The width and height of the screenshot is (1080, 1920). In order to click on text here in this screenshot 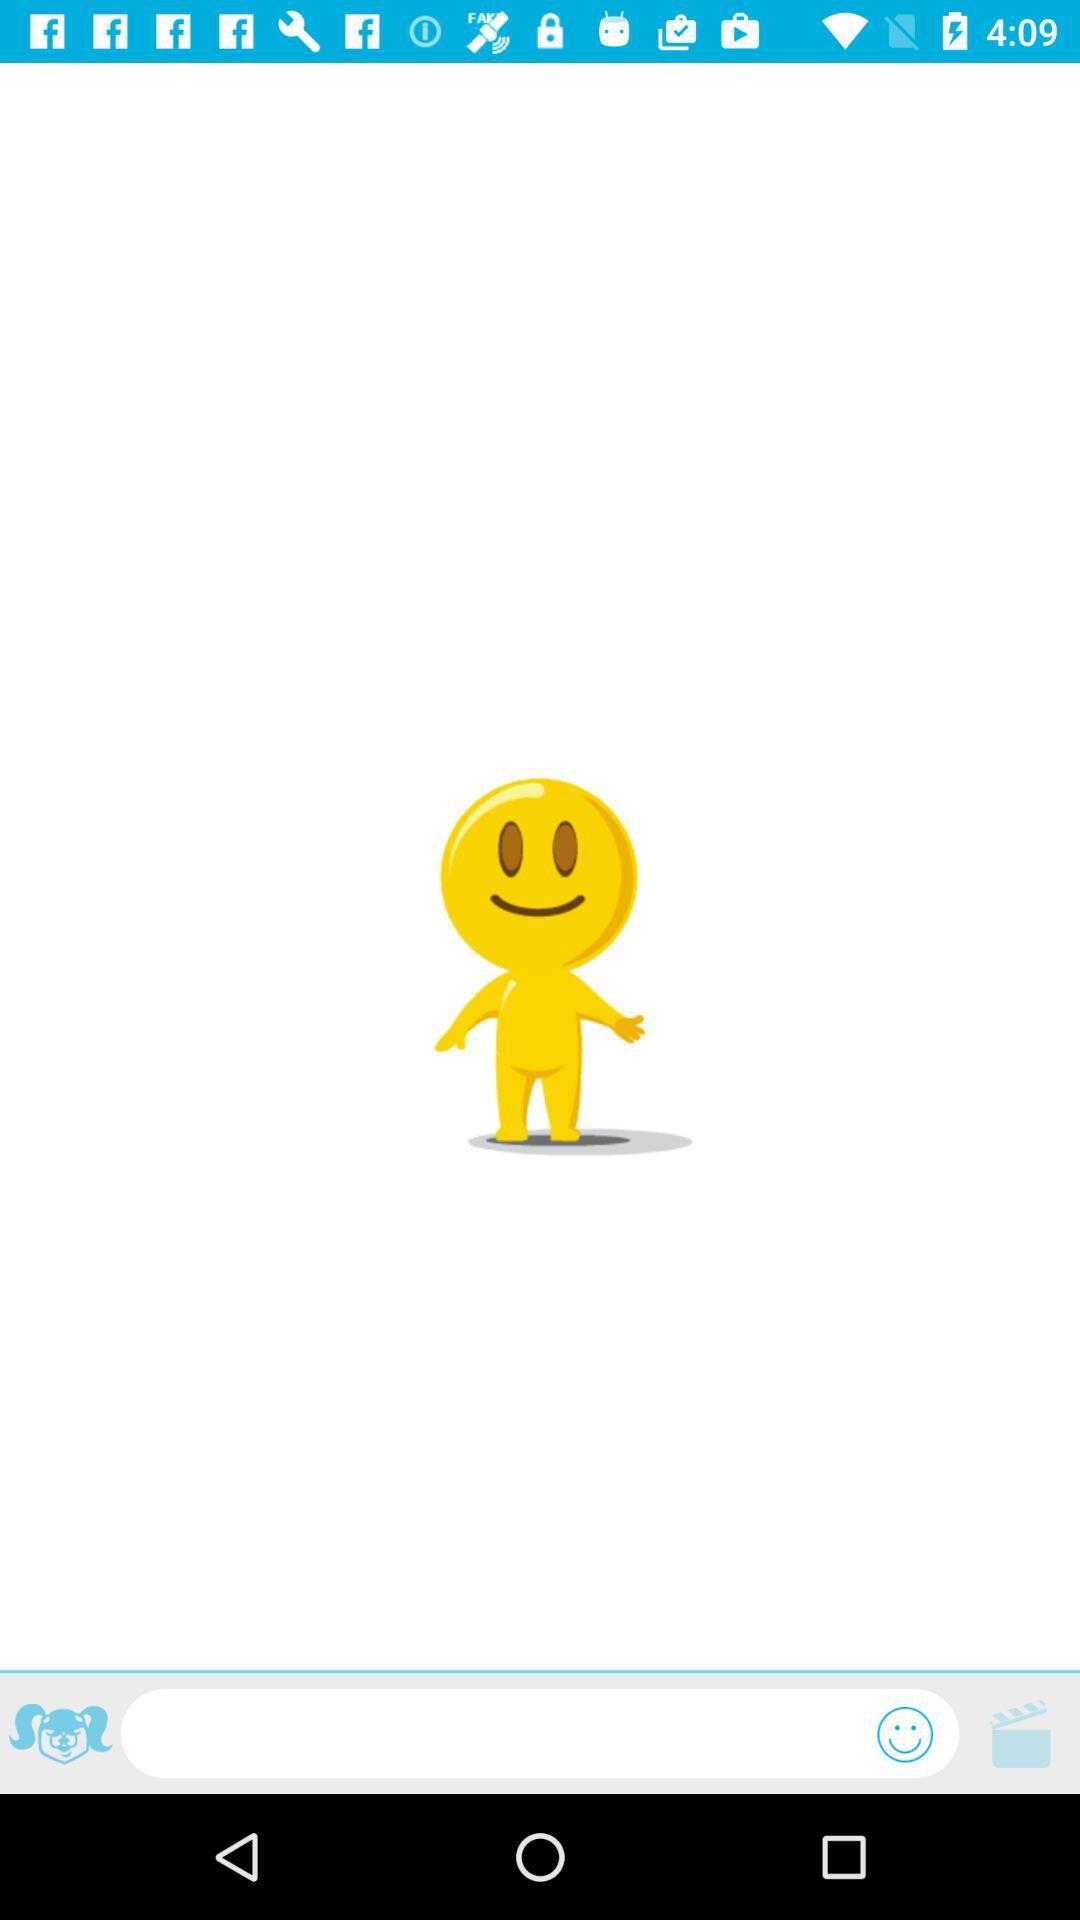, I will do `click(498, 1732)`.